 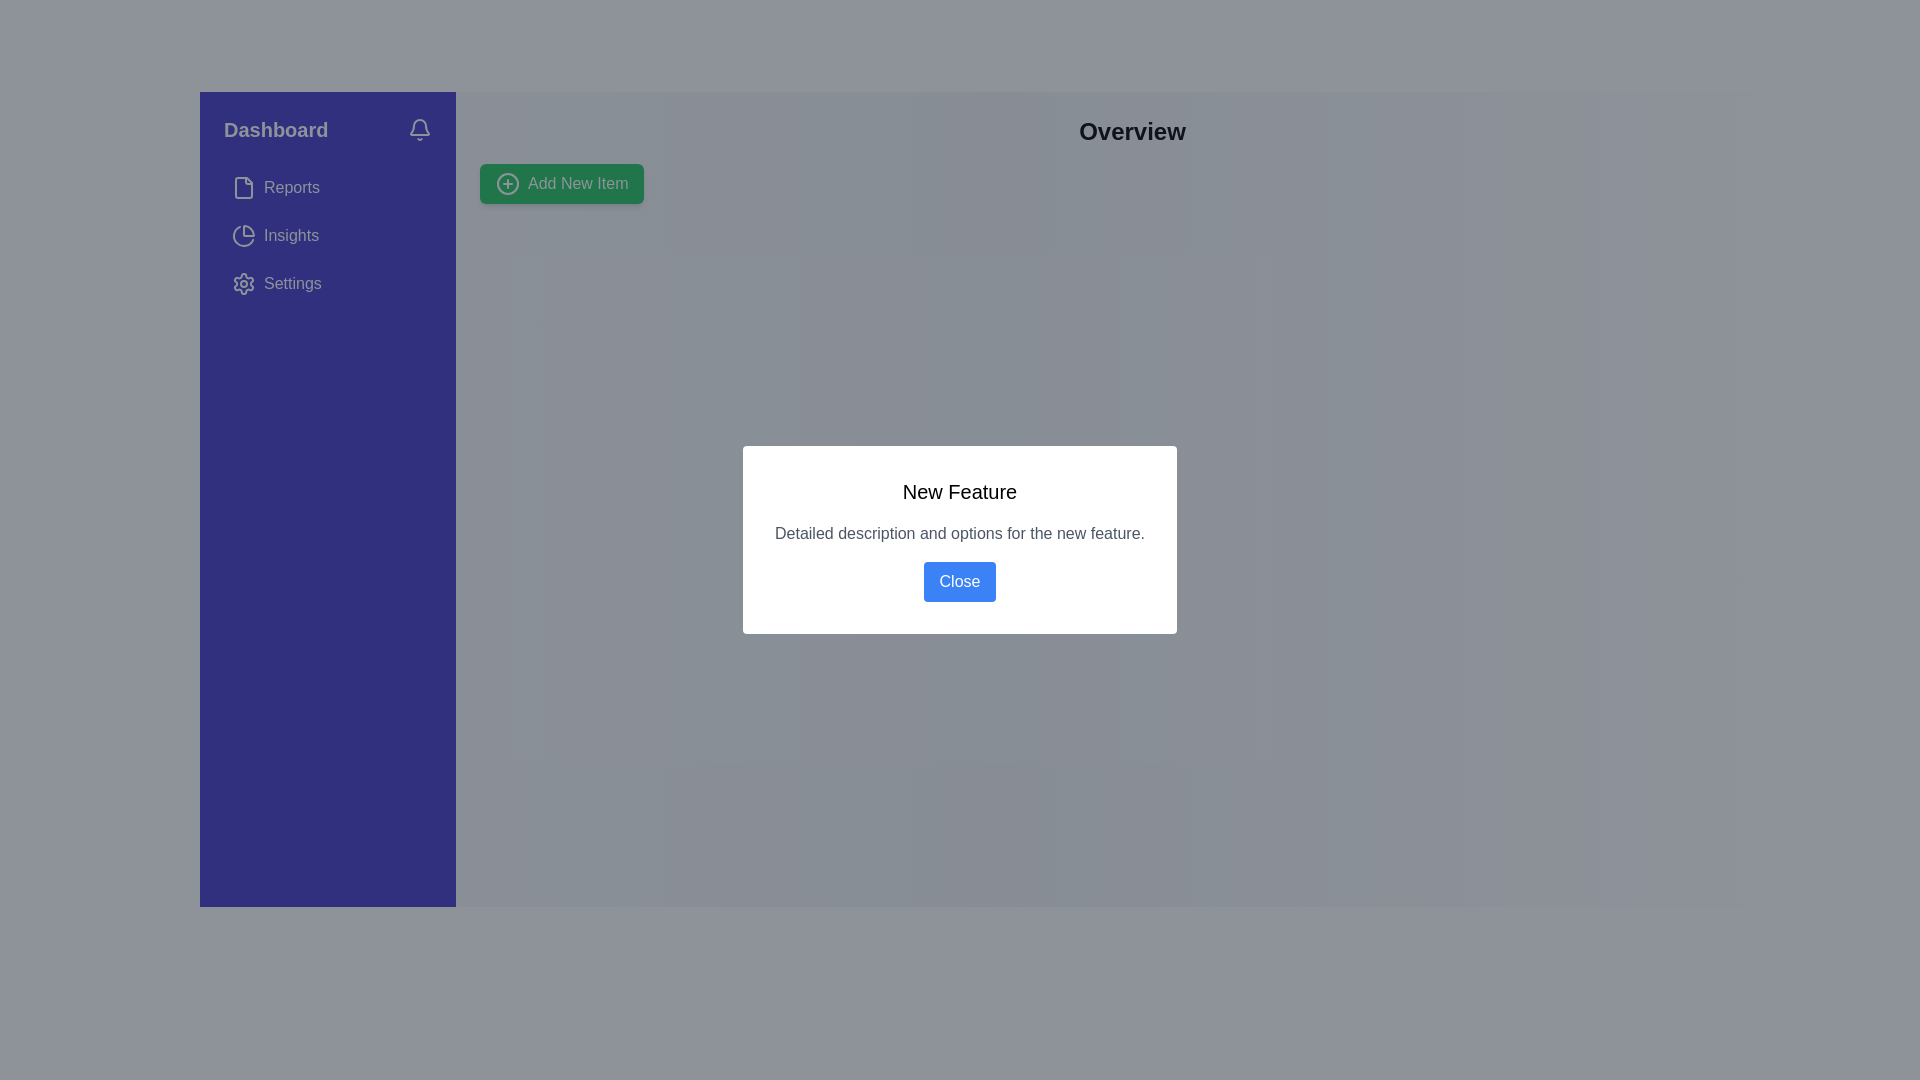 What do you see at coordinates (419, 130) in the screenshot?
I see `the notification bell icon located near the top right corner of the sidebar section labeled 'Dashboard'` at bounding box center [419, 130].